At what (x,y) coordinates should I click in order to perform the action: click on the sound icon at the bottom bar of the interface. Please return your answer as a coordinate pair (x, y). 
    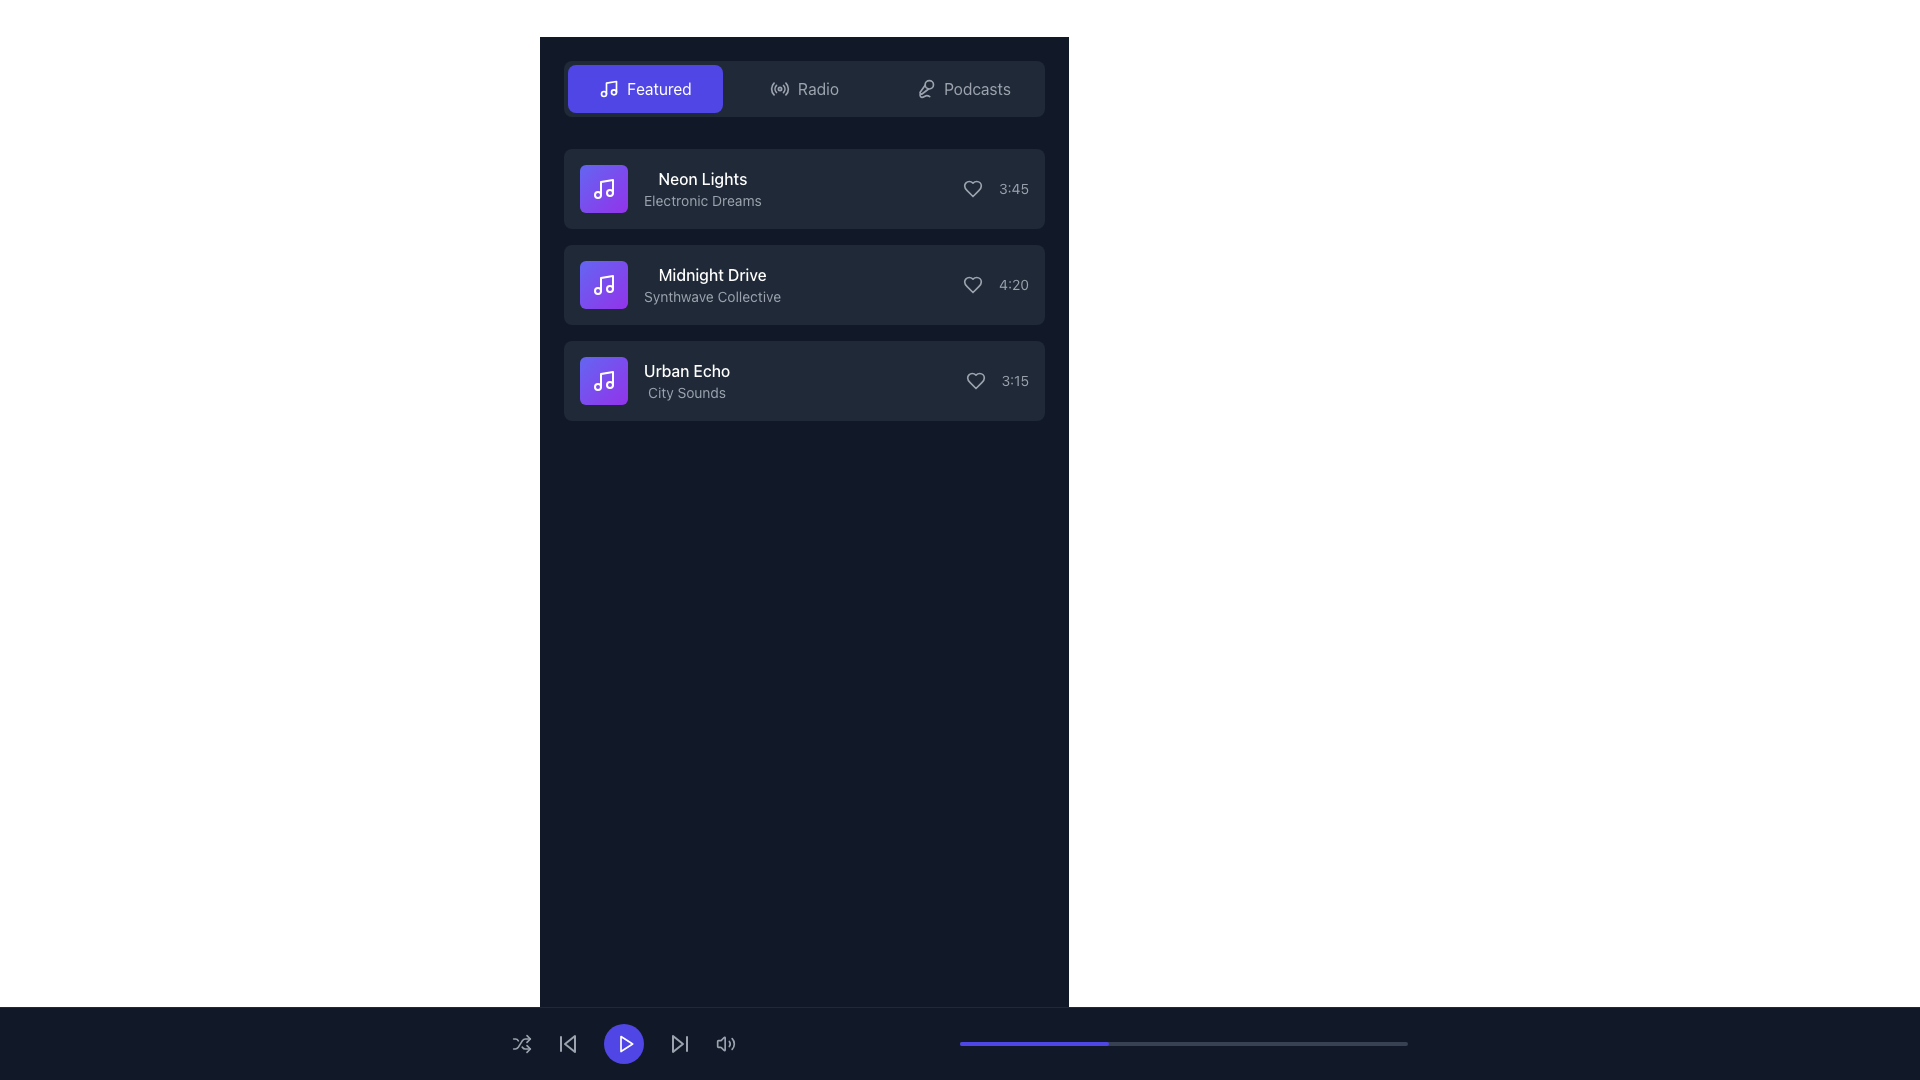
    Looking at the image, I should click on (720, 1043).